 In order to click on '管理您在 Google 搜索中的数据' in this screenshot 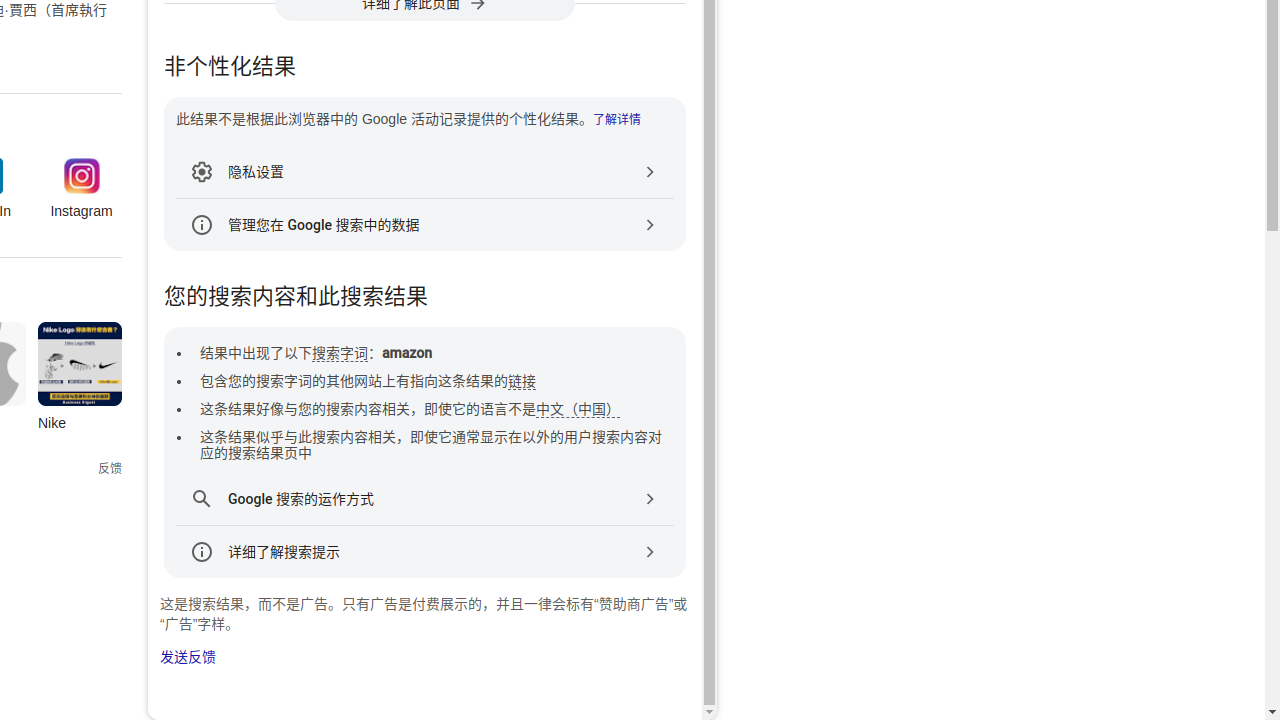, I will do `click(423, 225)`.